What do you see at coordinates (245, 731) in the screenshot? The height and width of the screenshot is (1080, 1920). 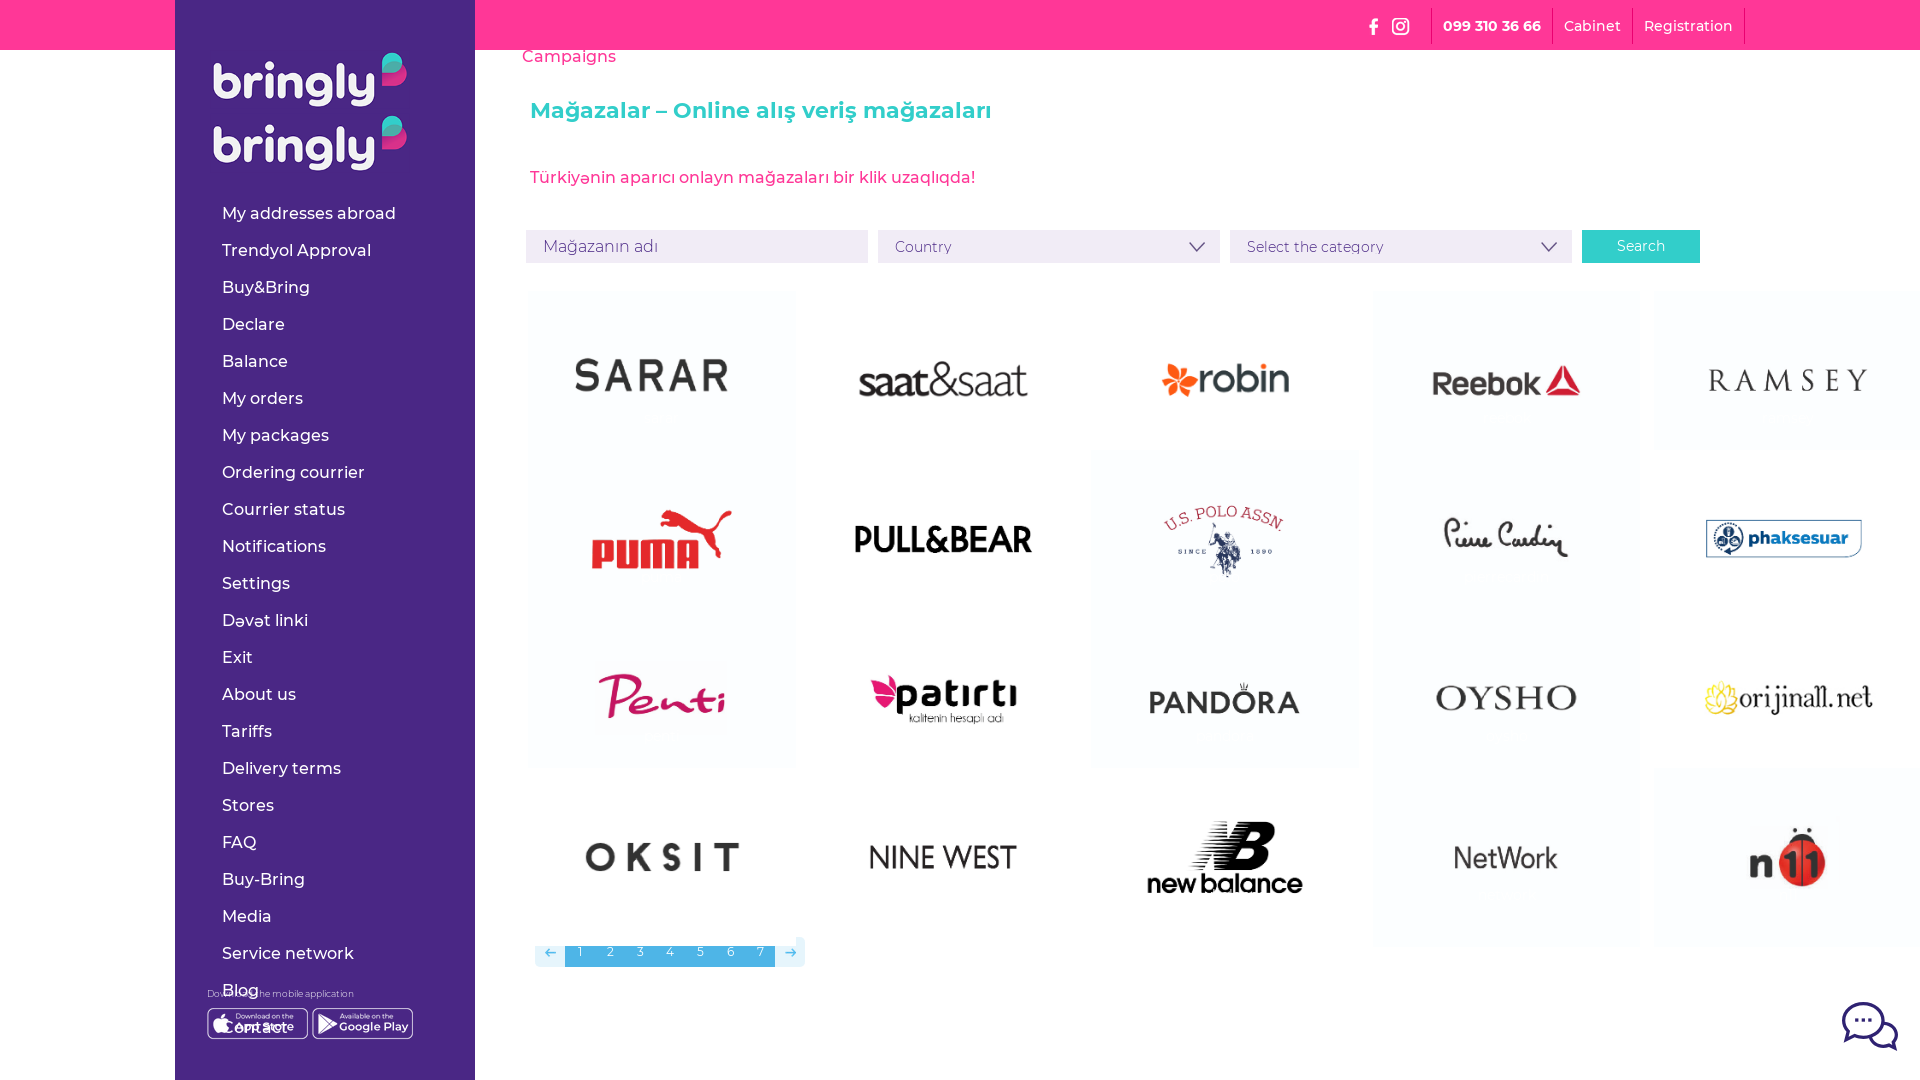 I see `'Tariffs'` at bounding box center [245, 731].